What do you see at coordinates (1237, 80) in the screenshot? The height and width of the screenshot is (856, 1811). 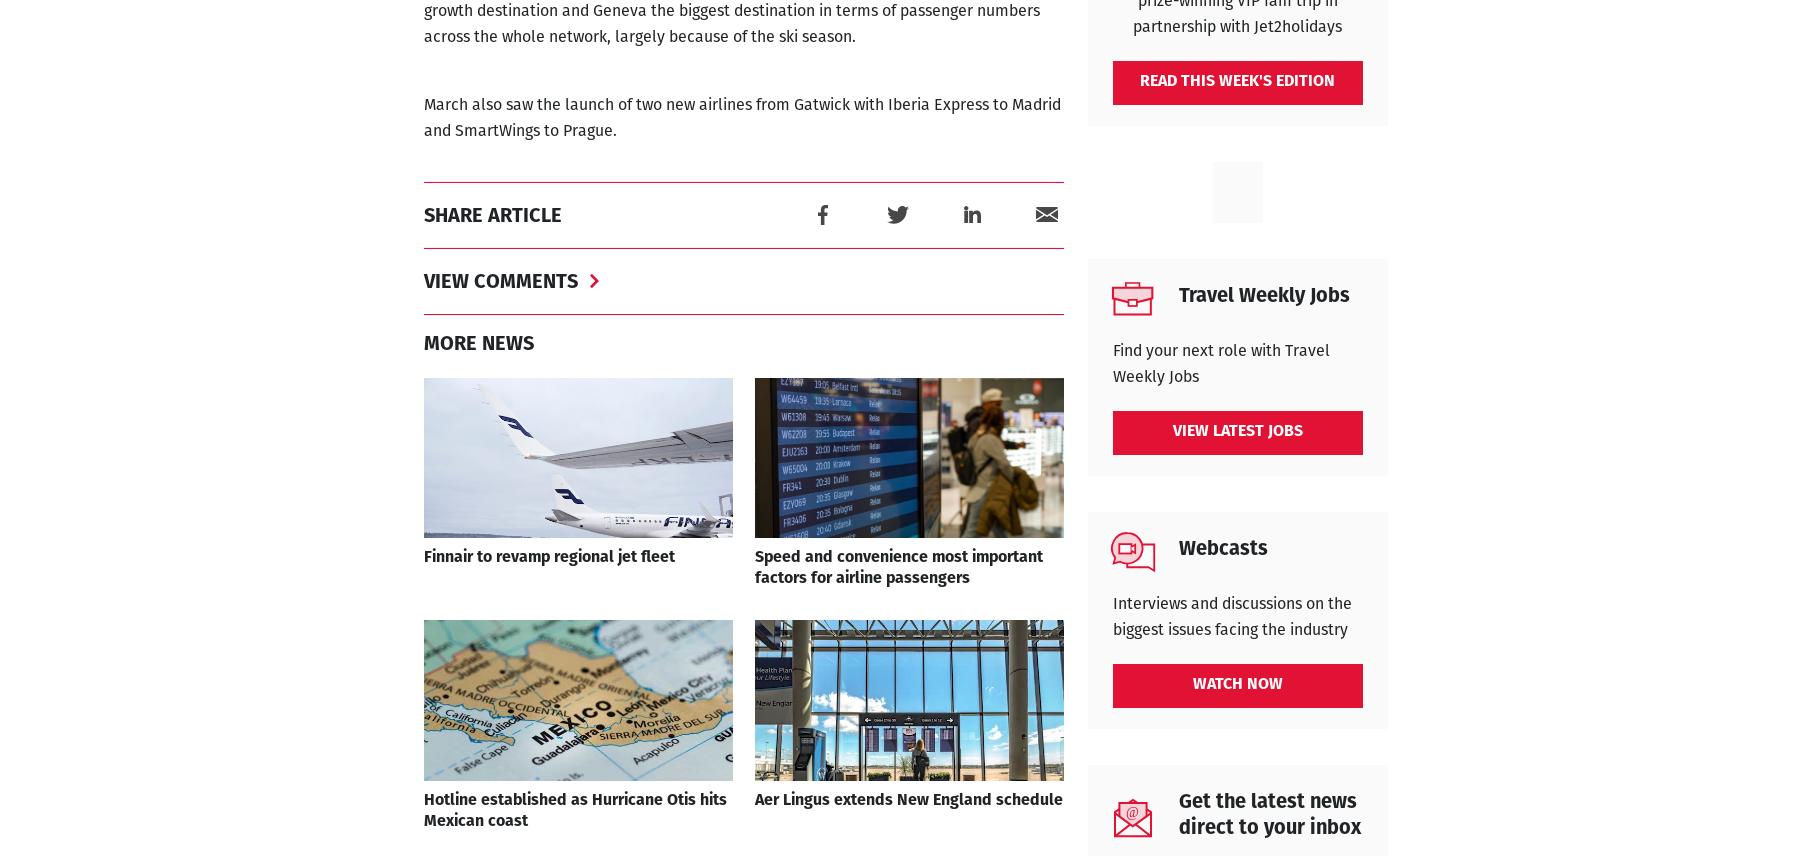 I see `'Read this week's edition'` at bounding box center [1237, 80].